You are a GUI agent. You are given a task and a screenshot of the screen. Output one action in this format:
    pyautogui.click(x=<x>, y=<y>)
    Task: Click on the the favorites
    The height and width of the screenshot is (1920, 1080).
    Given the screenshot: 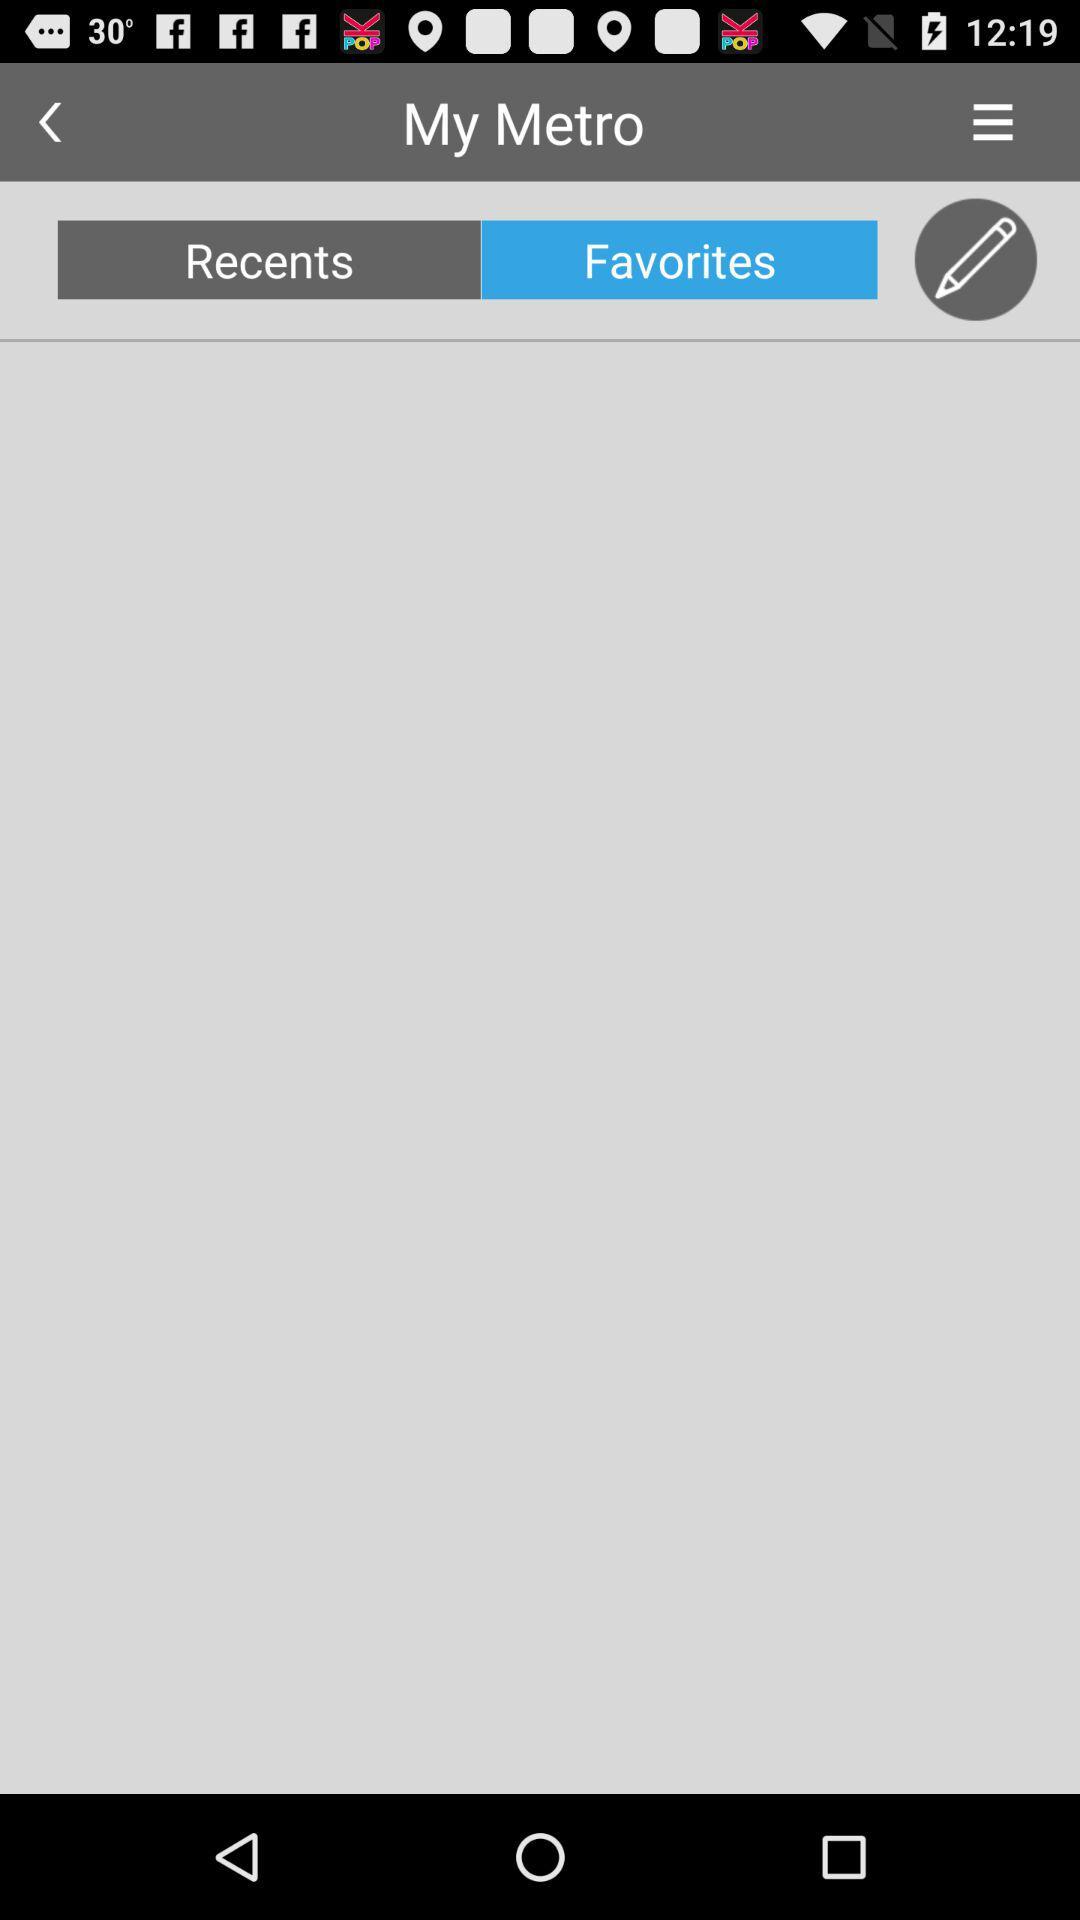 What is the action you would take?
    pyautogui.click(x=678, y=258)
    